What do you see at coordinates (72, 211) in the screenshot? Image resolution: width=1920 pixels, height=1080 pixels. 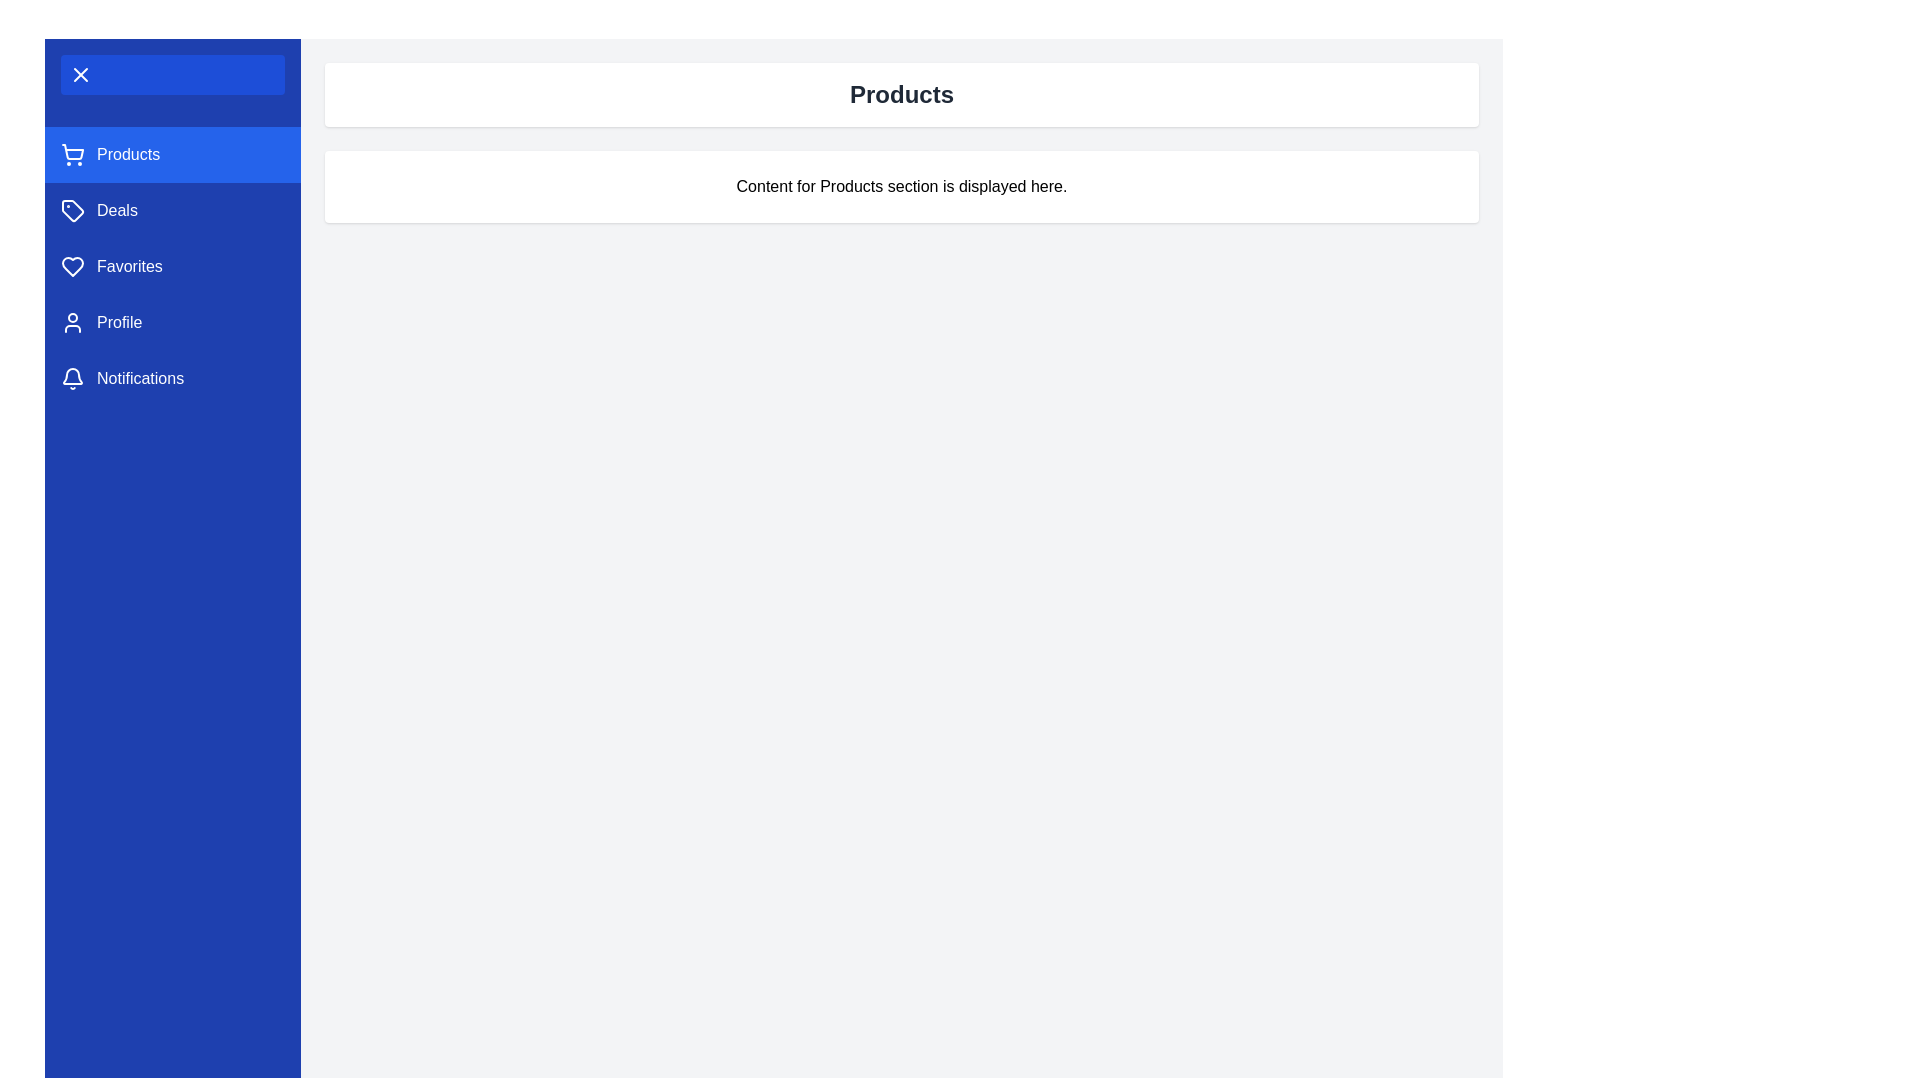 I see `the tag icon located to the left of the 'Deals' text in the vertical navigation section` at bounding box center [72, 211].